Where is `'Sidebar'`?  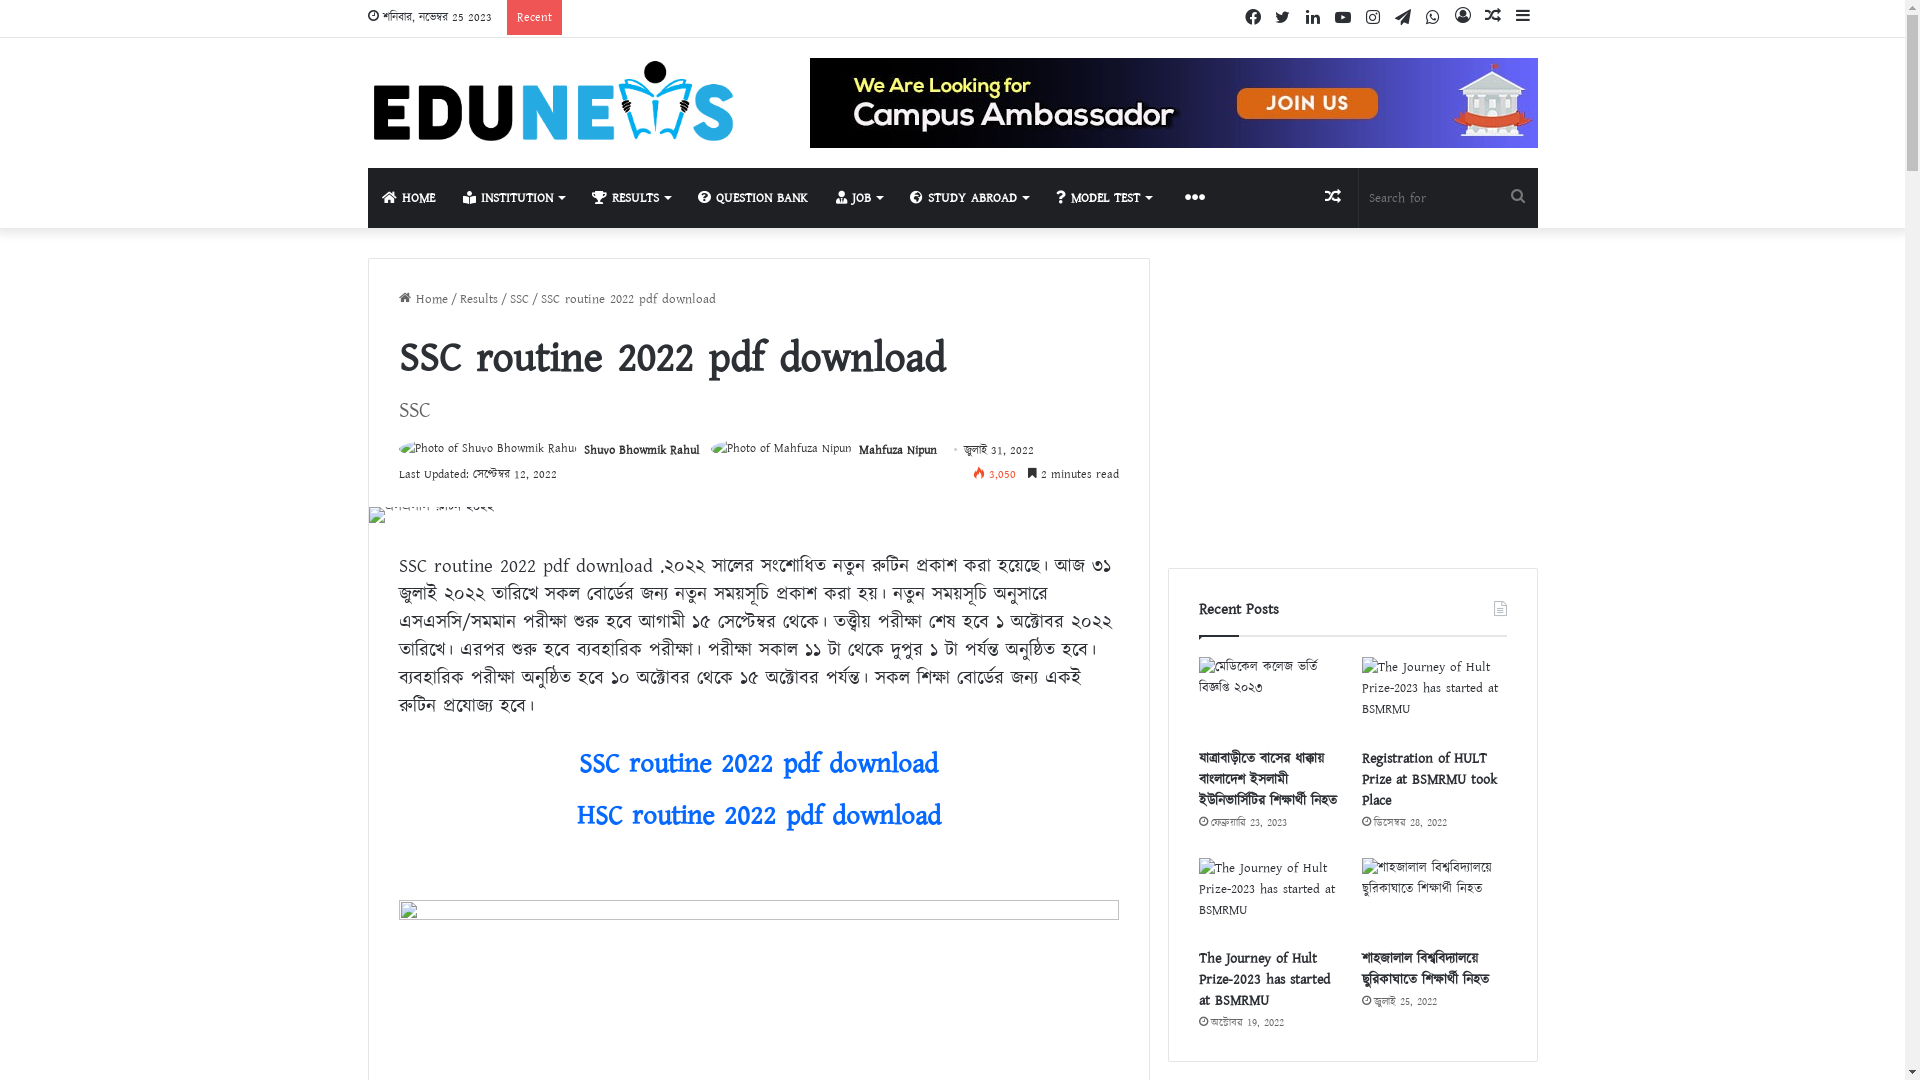 'Sidebar' is located at coordinates (1521, 17).